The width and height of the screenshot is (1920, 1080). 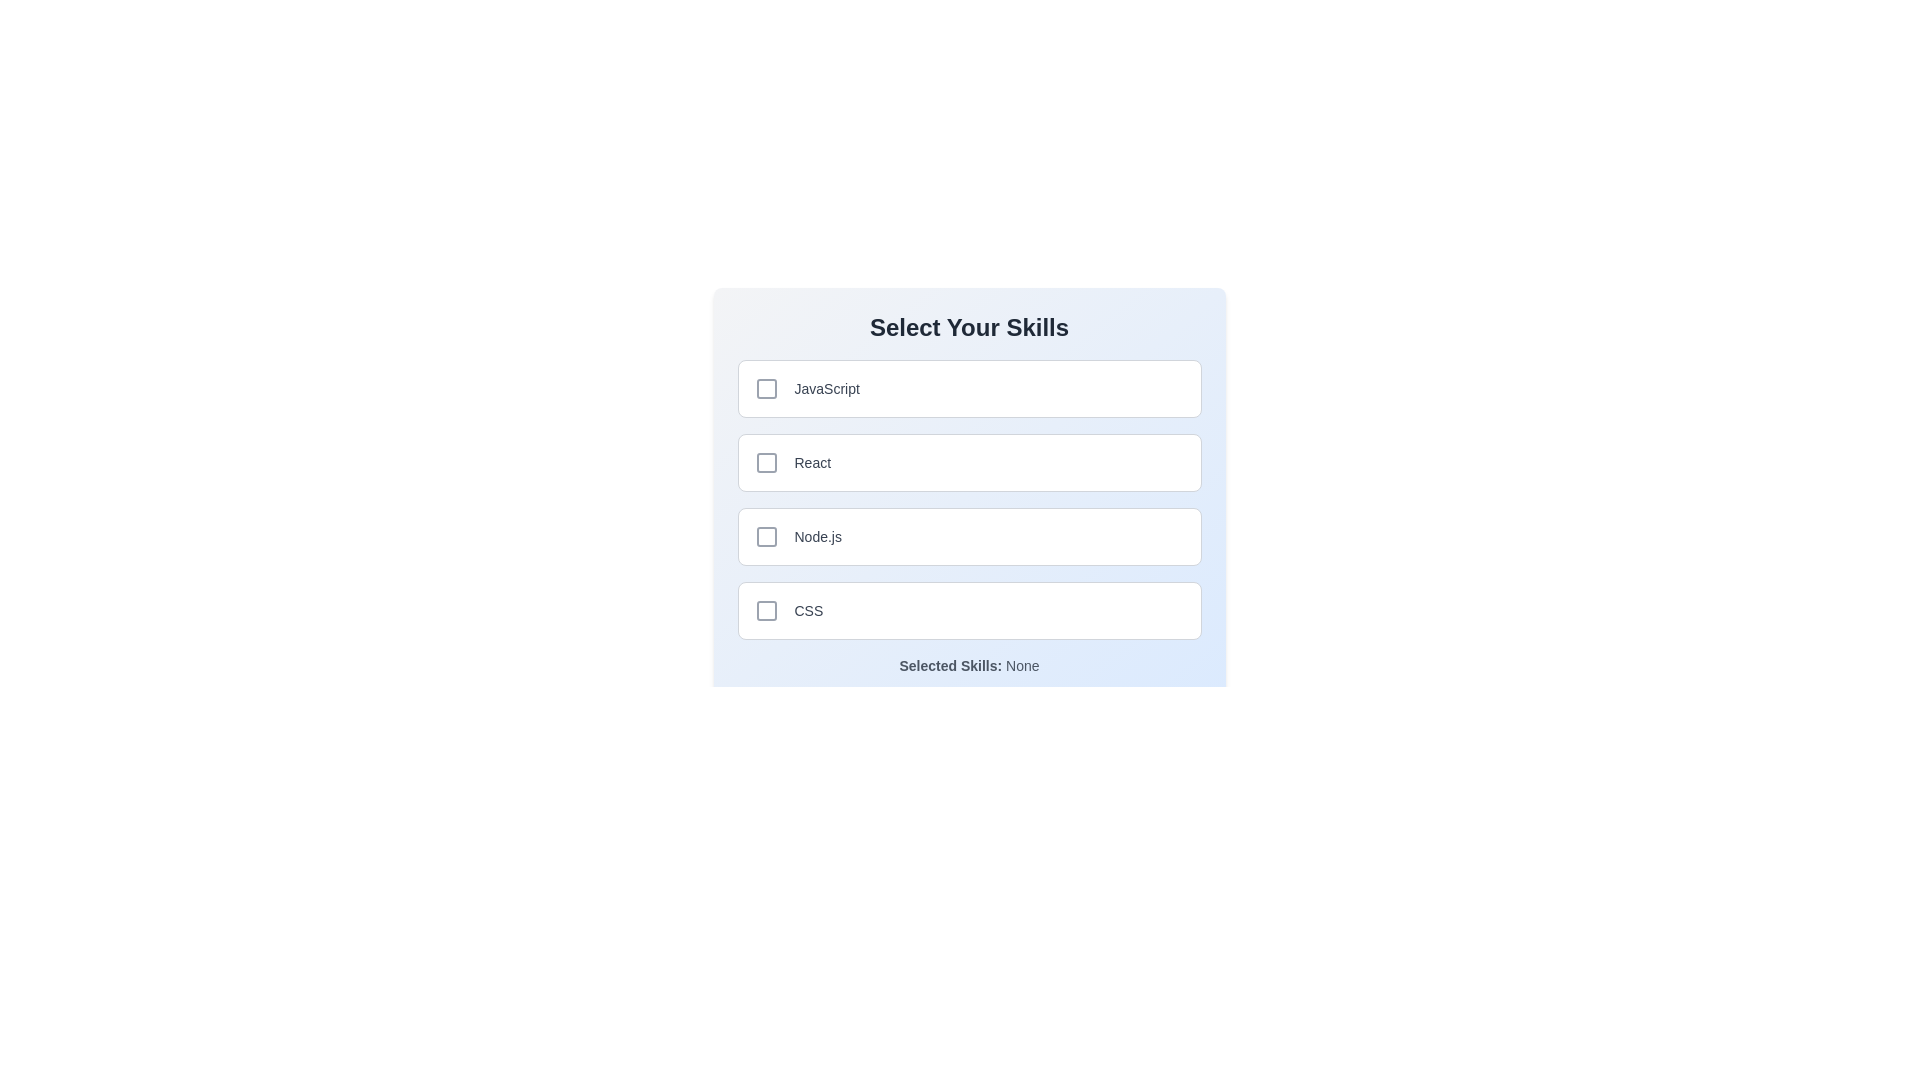 What do you see at coordinates (765, 535) in the screenshot?
I see `the inner square component of the 'Node.js' checkbox` at bounding box center [765, 535].